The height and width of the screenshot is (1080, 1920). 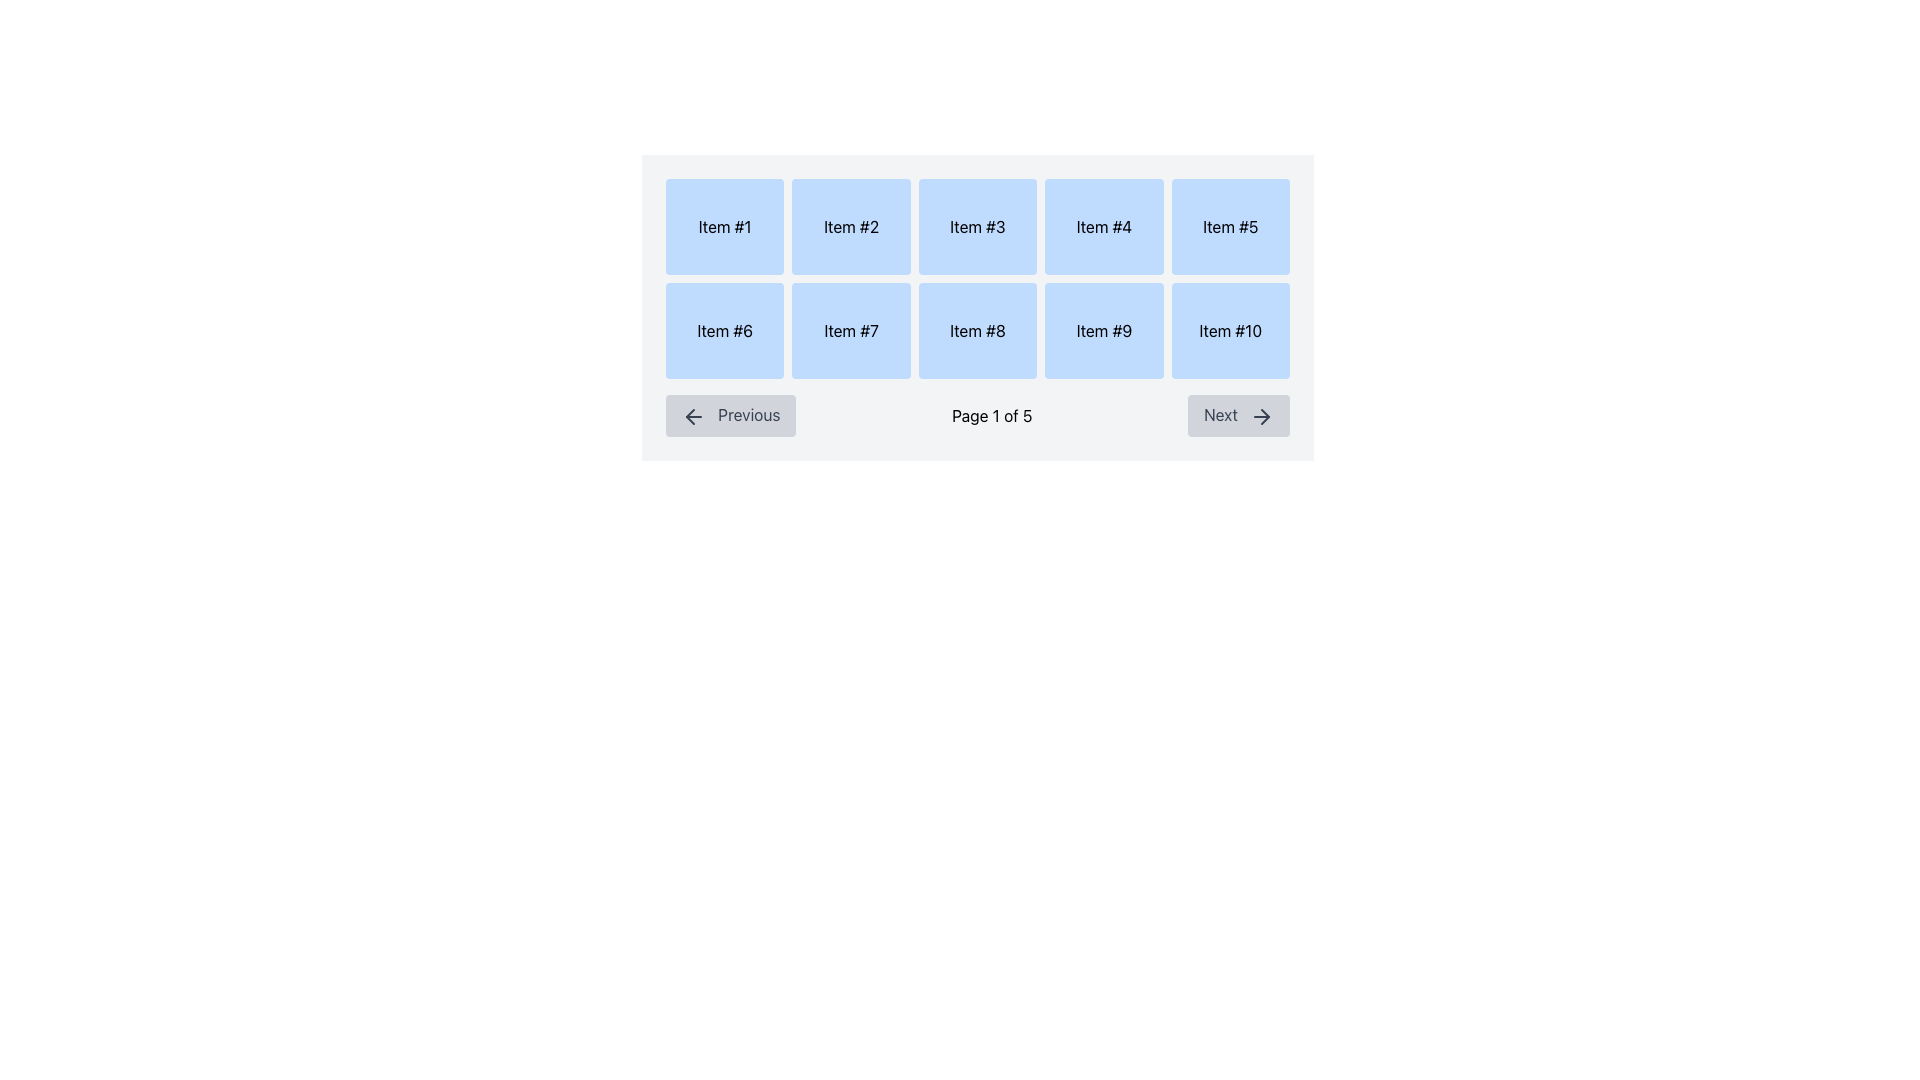 What do you see at coordinates (1229, 330) in the screenshot?
I see `the 'Item #10' entry in the grid layout` at bounding box center [1229, 330].